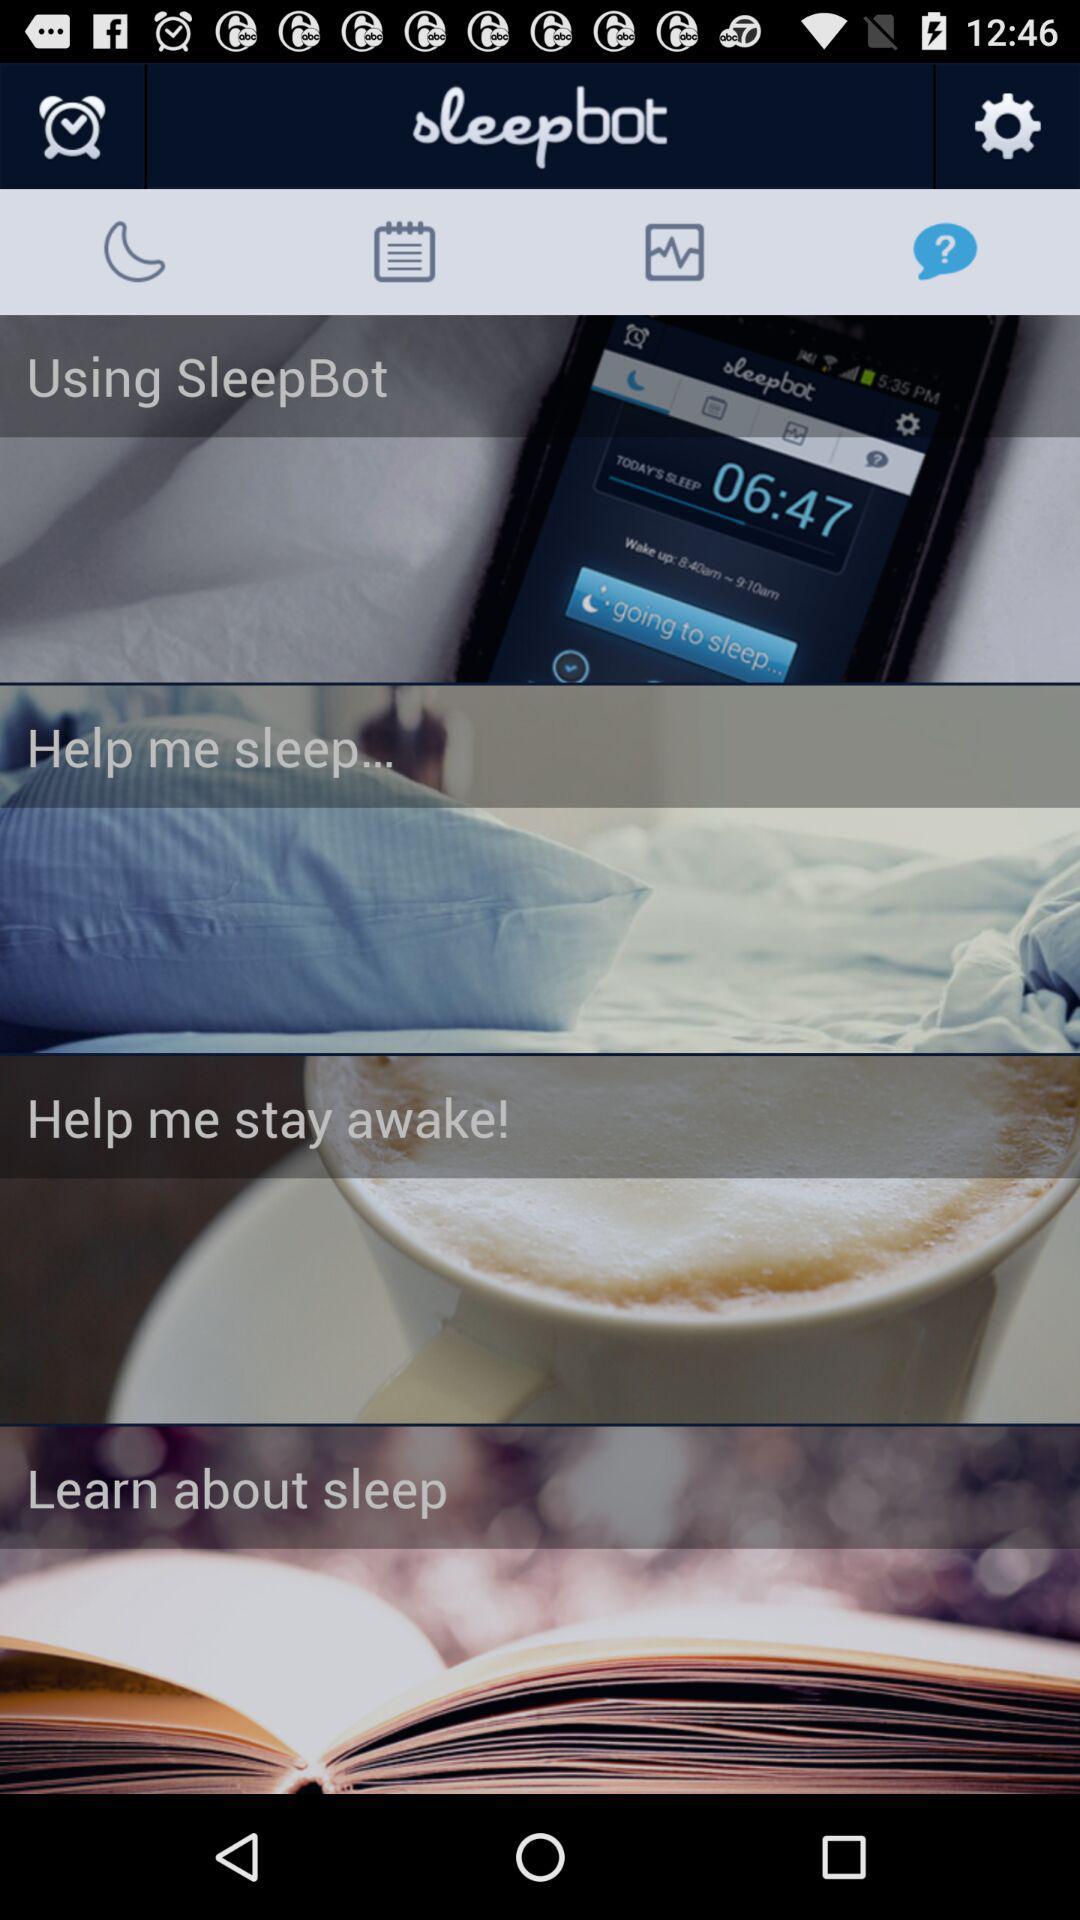  I want to click on using sleepbot guide, so click(540, 498).